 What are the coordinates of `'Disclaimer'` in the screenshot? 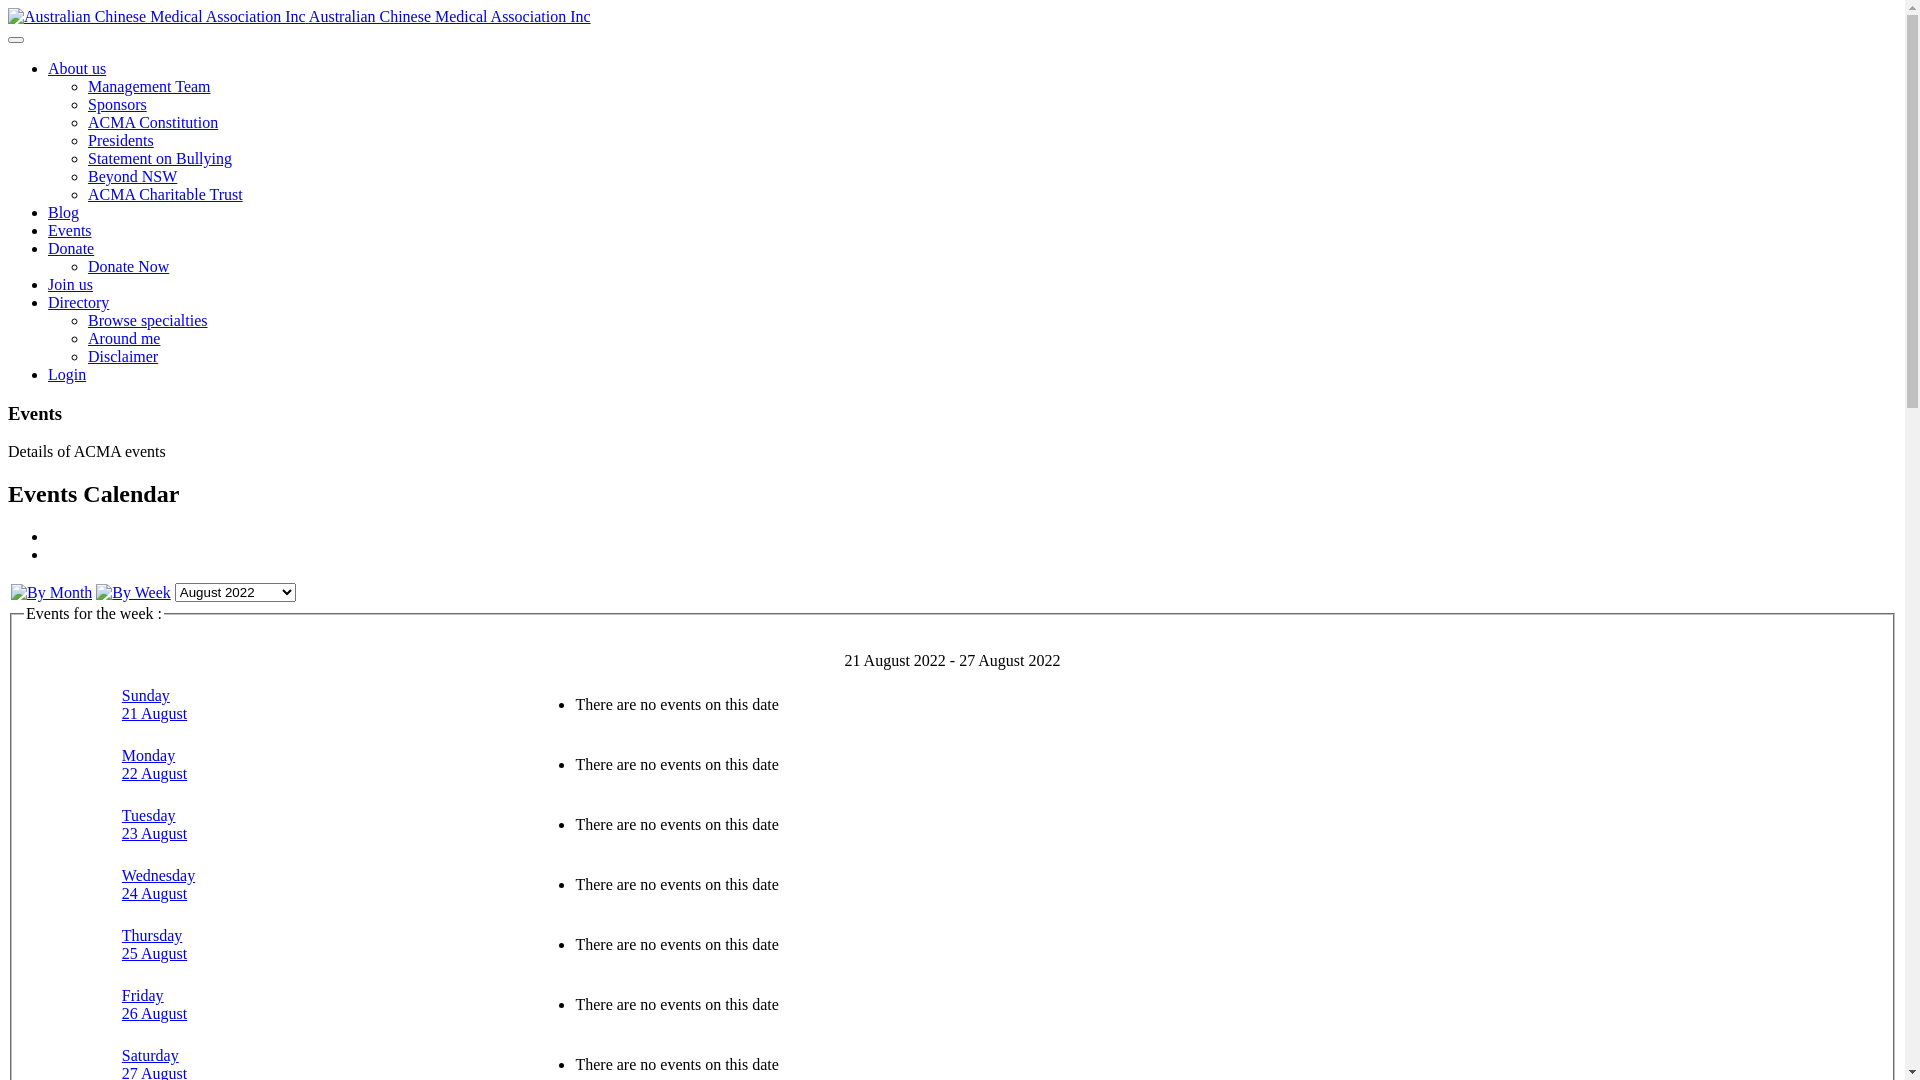 It's located at (122, 355).